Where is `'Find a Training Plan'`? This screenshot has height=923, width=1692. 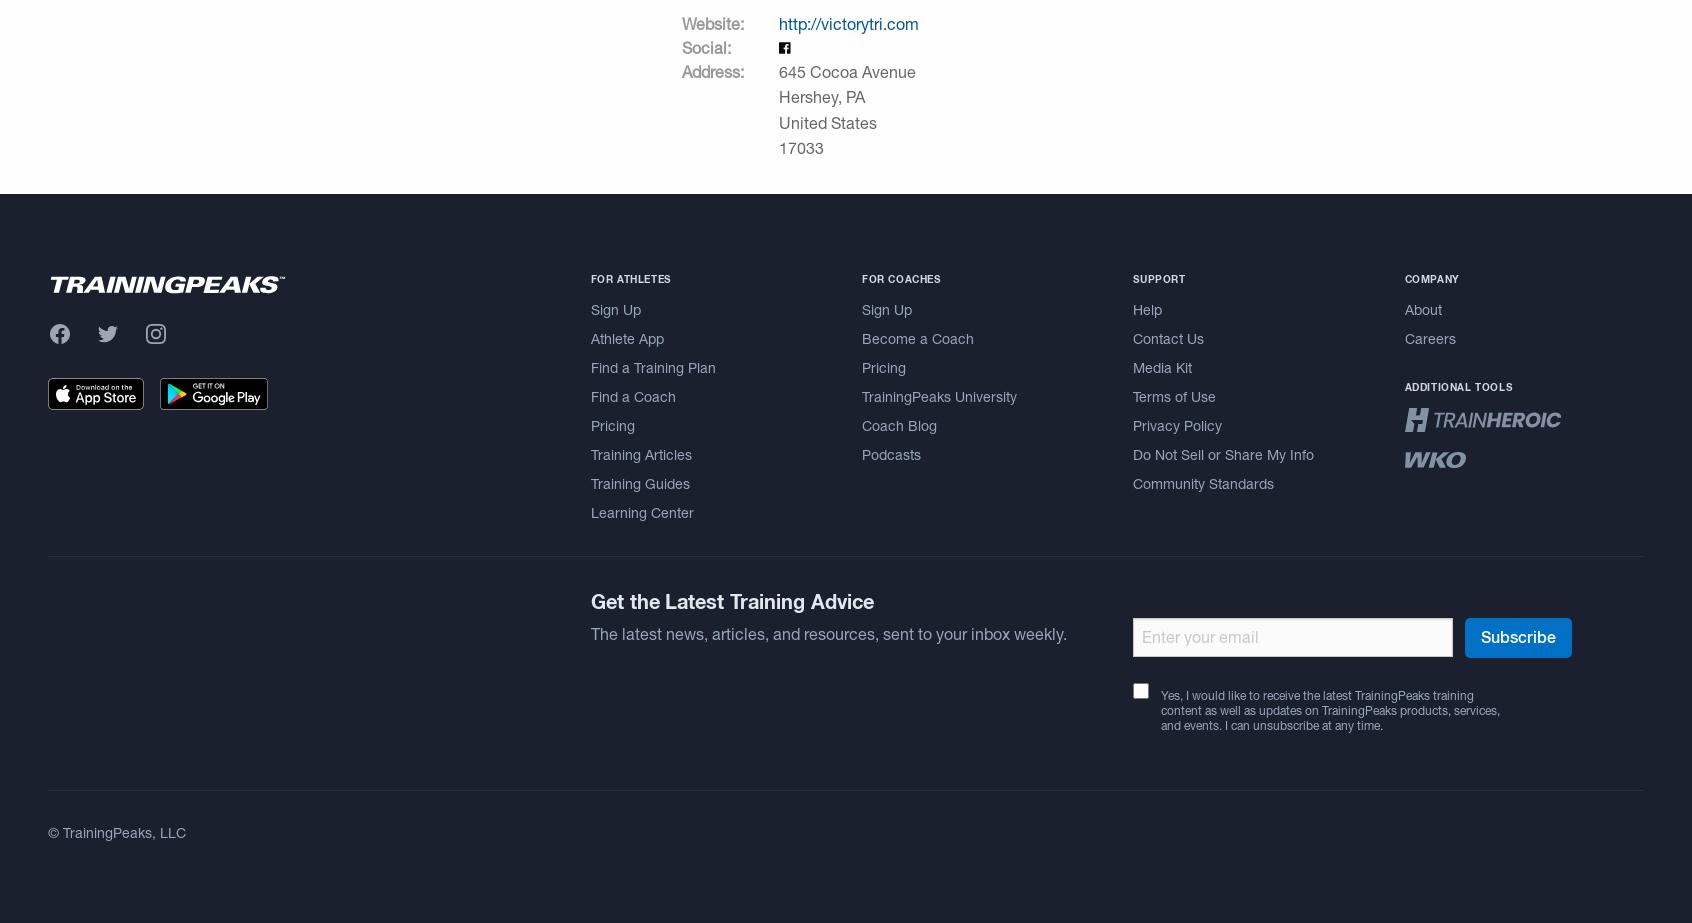
'Find a Training Plan' is located at coordinates (652, 366).